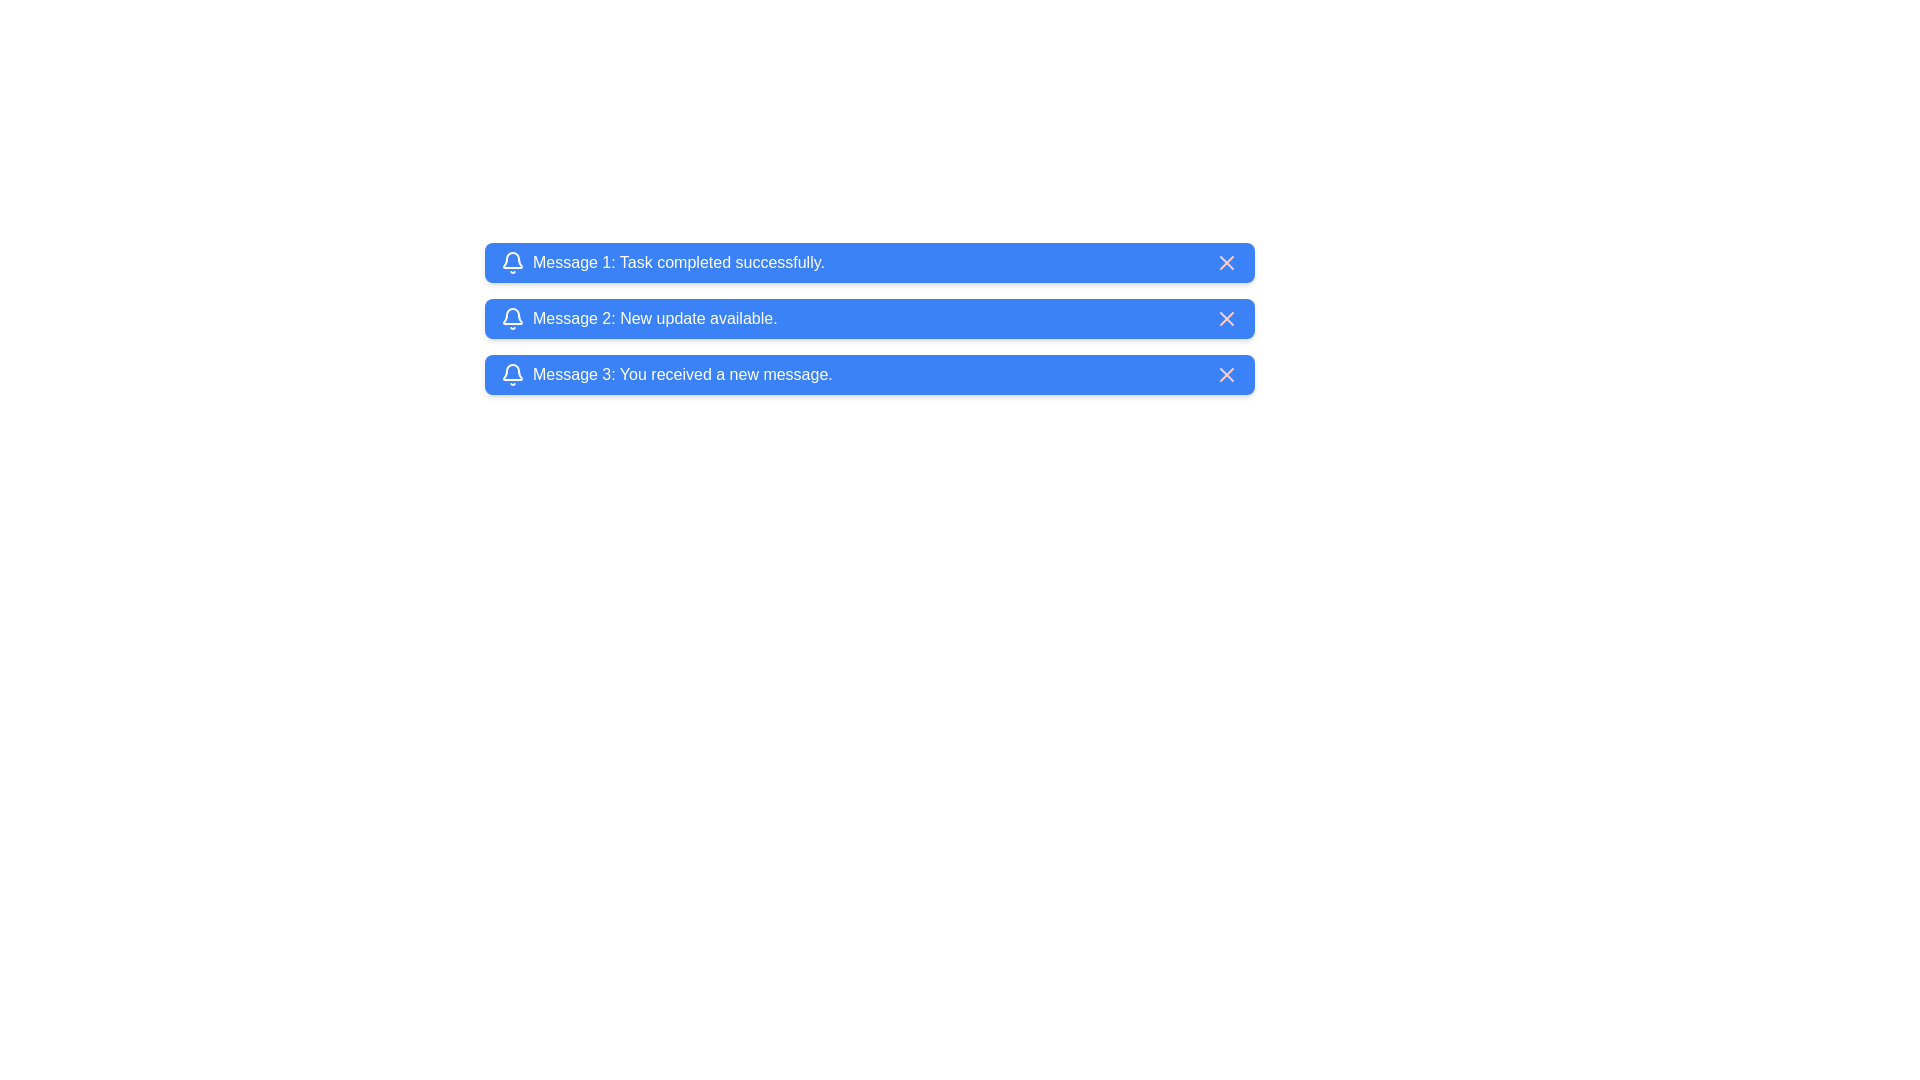  What do you see at coordinates (513, 259) in the screenshot?
I see `the lower portion of the stylized bell icon in the notification box to associate with the notification item` at bounding box center [513, 259].